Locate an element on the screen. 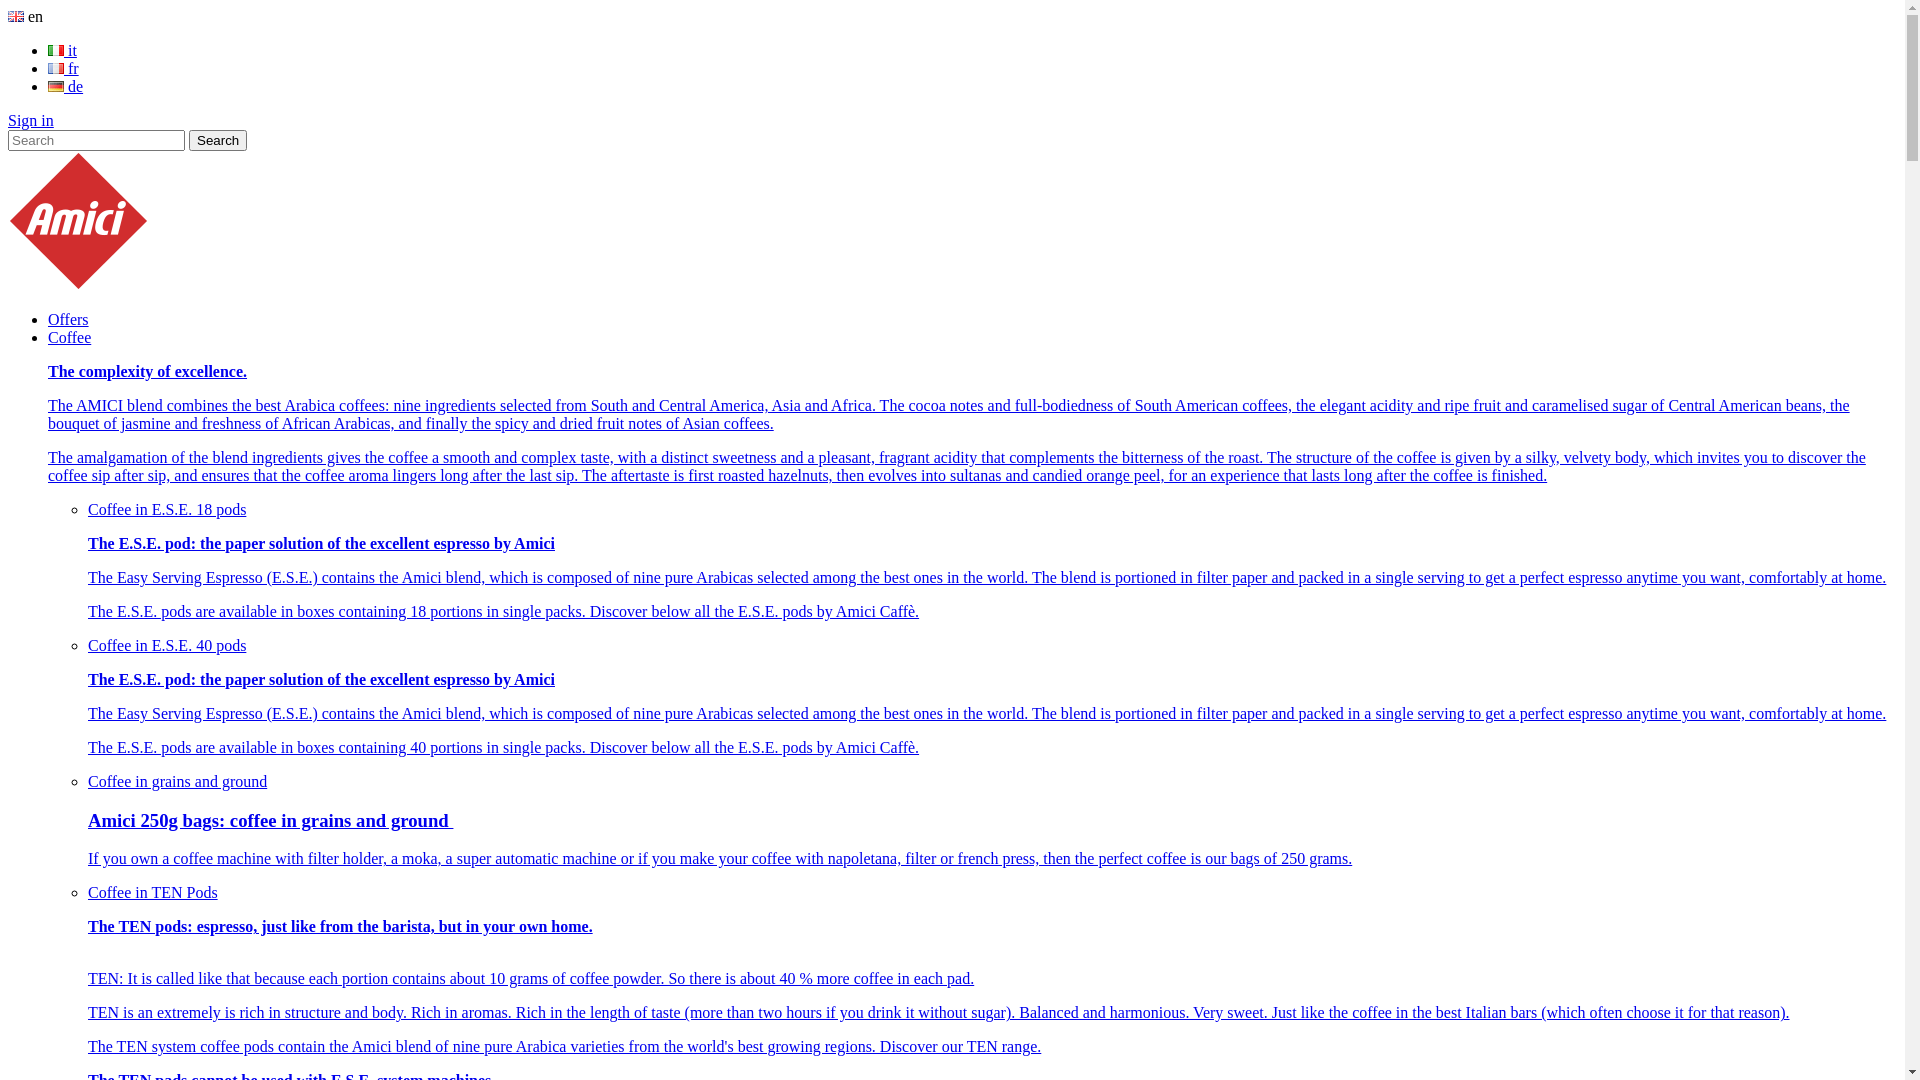  'de' is located at coordinates (65, 85).